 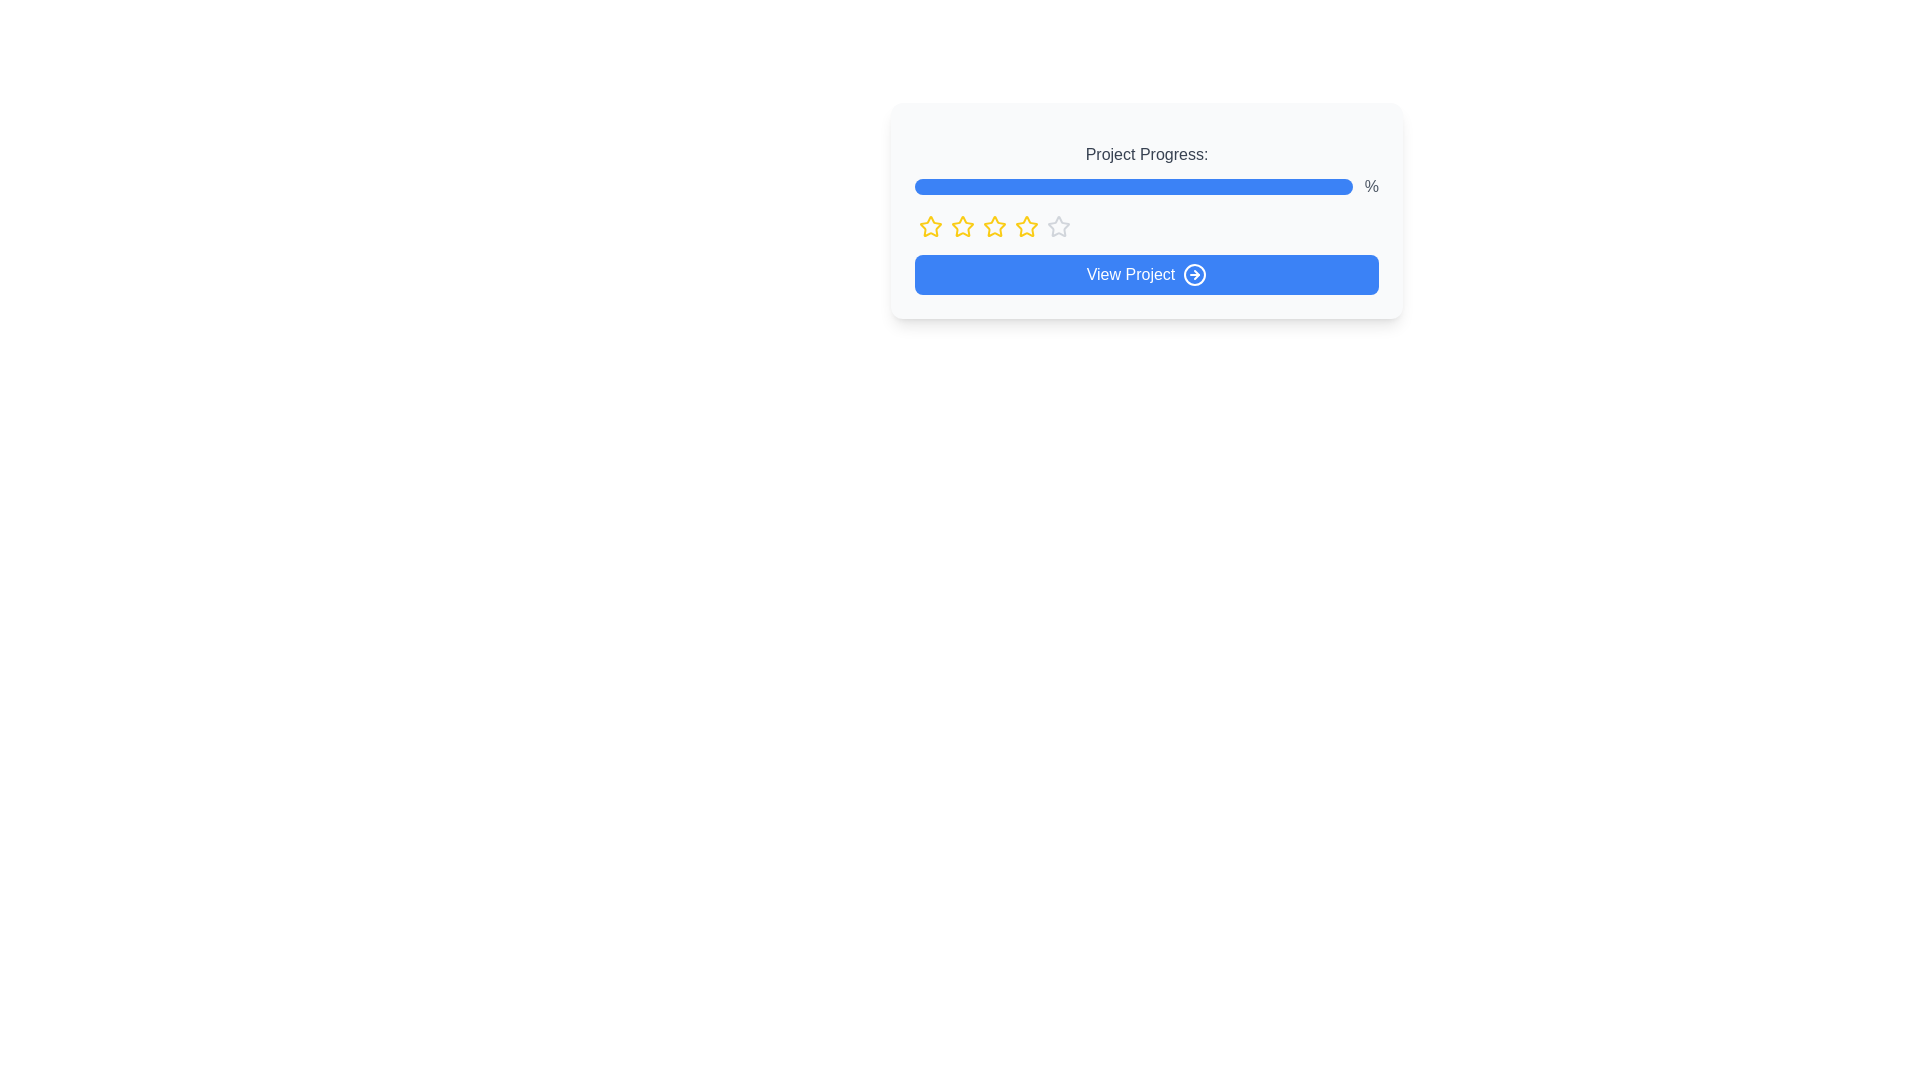 What do you see at coordinates (1177, 186) in the screenshot?
I see `progress` at bounding box center [1177, 186].